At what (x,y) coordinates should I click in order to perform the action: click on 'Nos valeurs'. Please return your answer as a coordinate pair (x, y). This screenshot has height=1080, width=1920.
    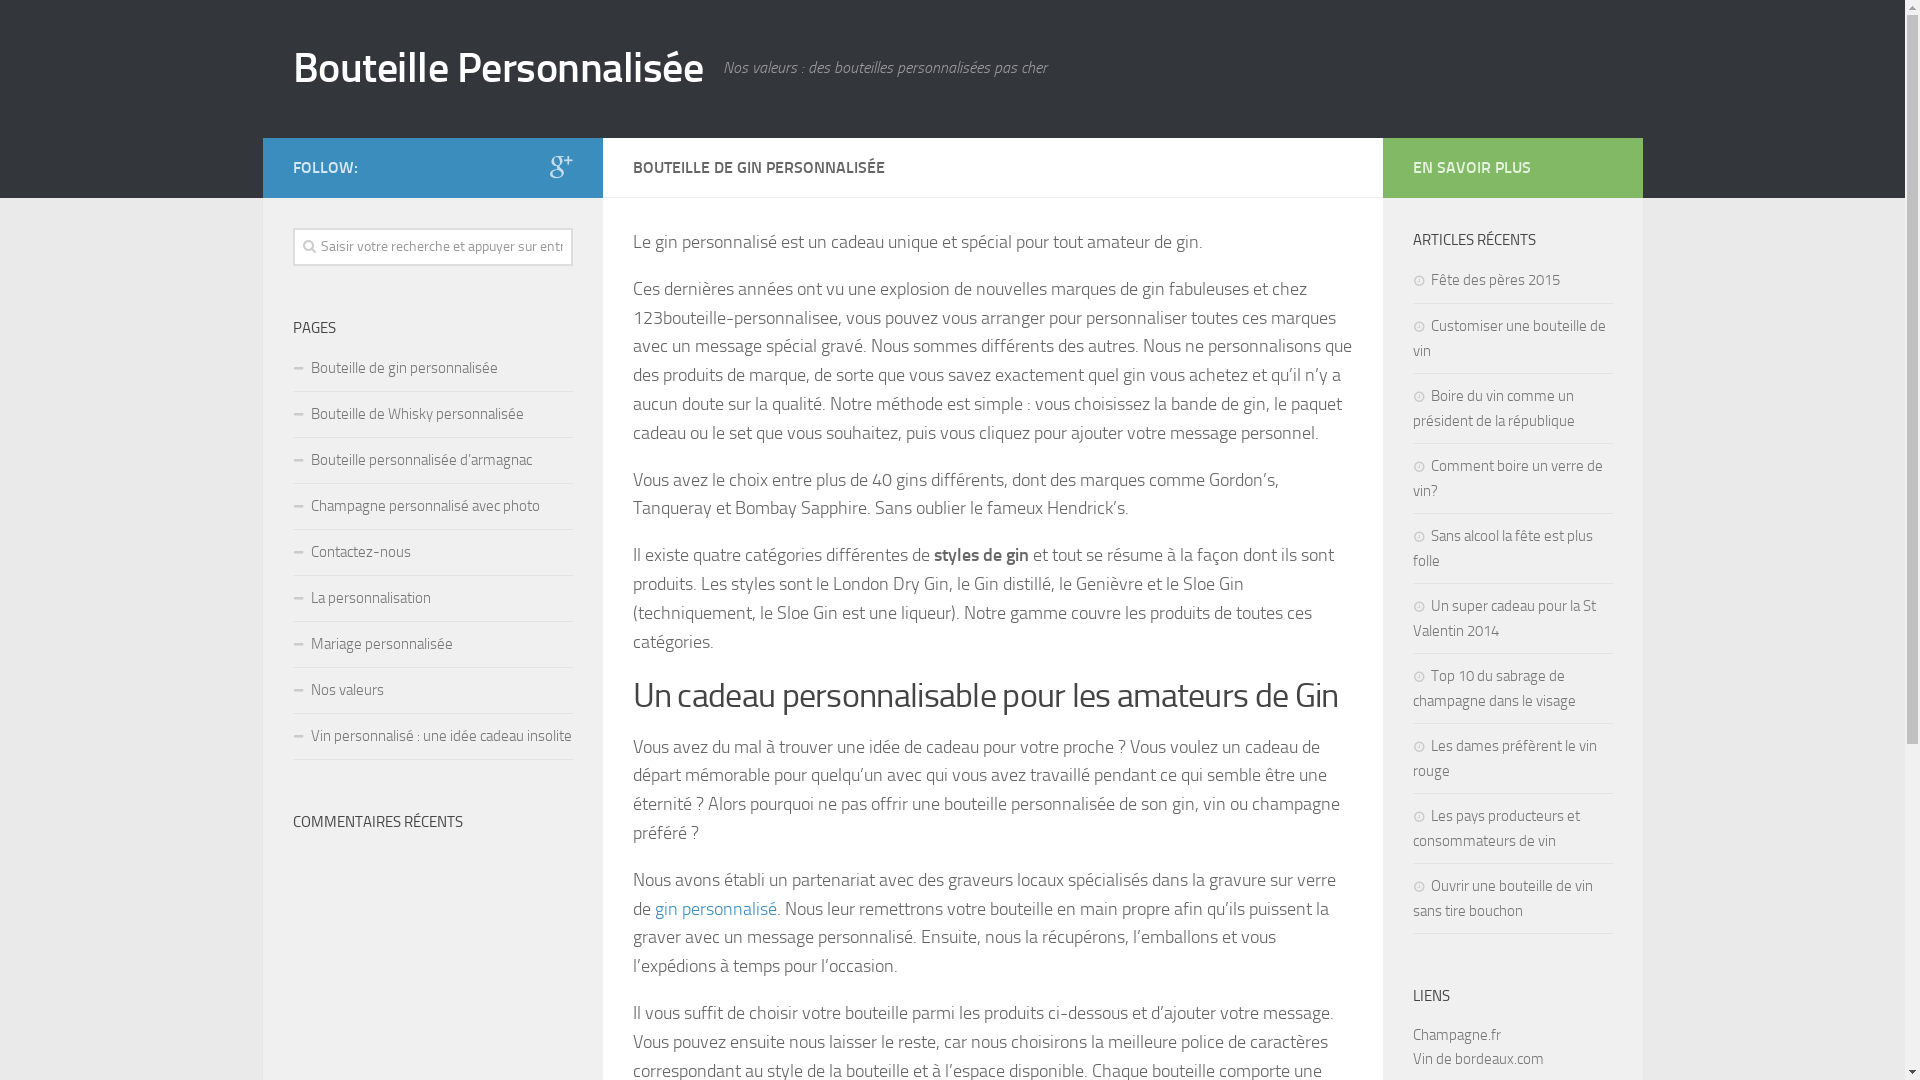
    Looking at the image, I should click on (431, 689).